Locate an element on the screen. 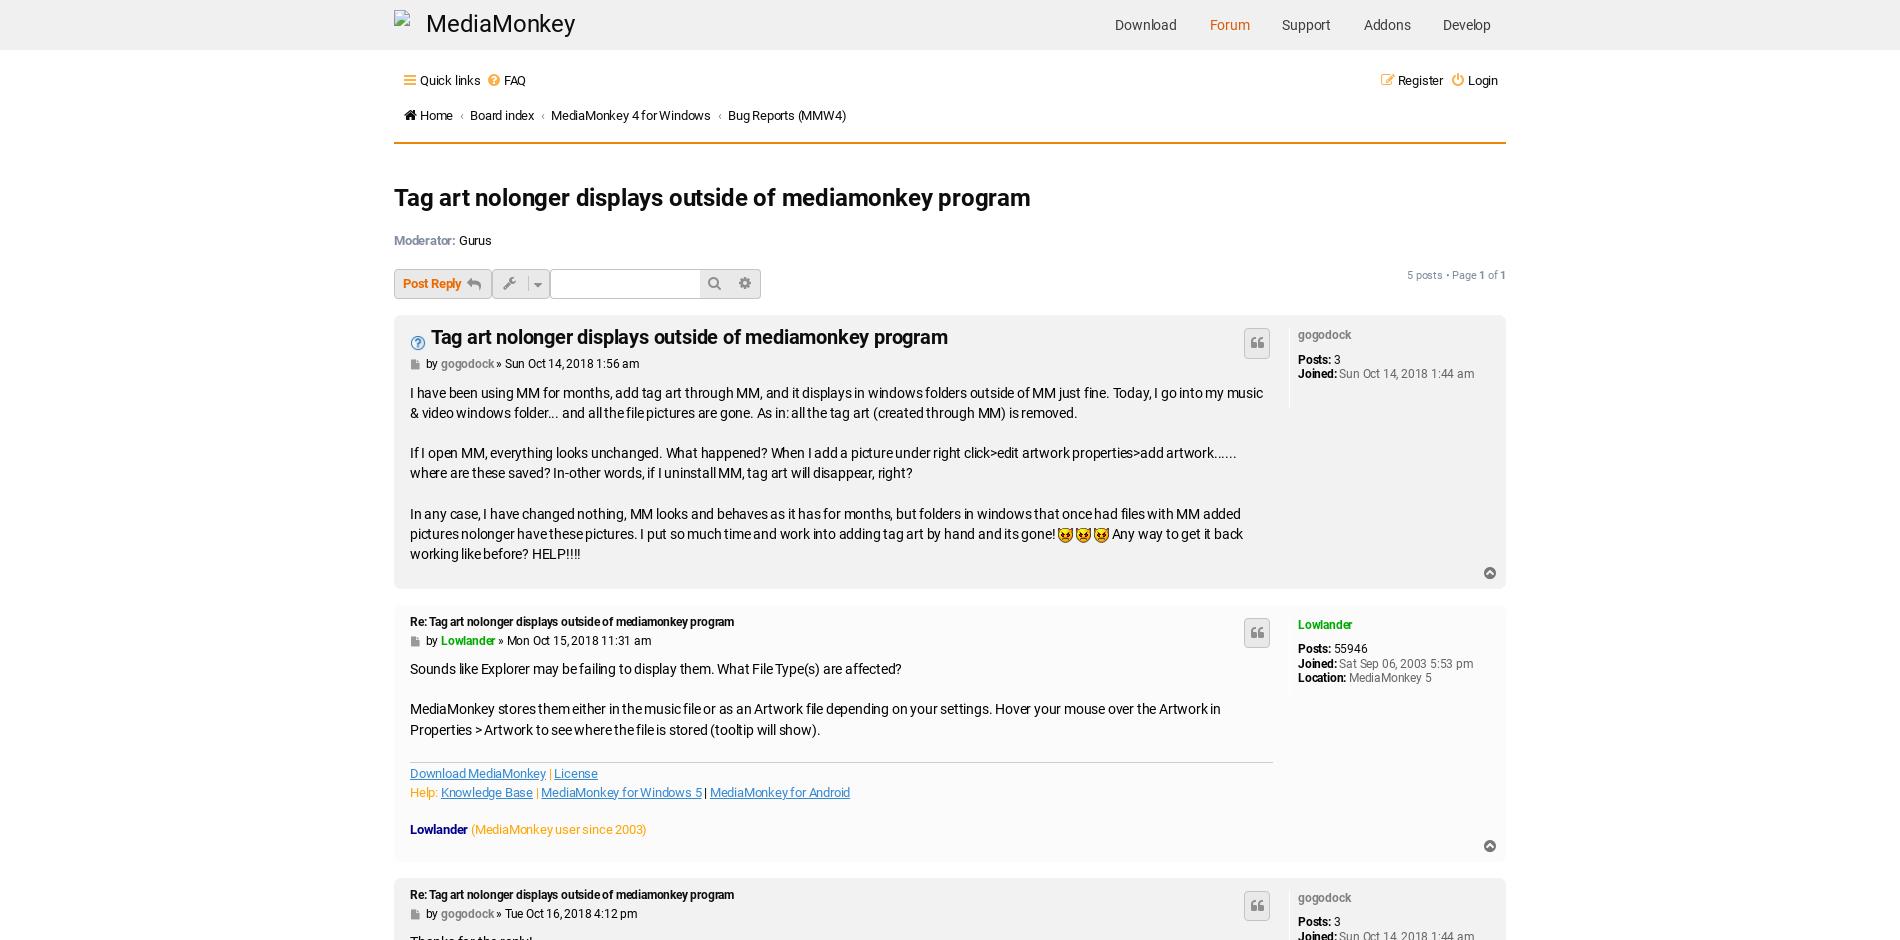 Image resolution: width=1900 pixels, height=940 pixels. 'Tue Oct 16, 2018 4:12 pm' is located at coordinates (570, 912).